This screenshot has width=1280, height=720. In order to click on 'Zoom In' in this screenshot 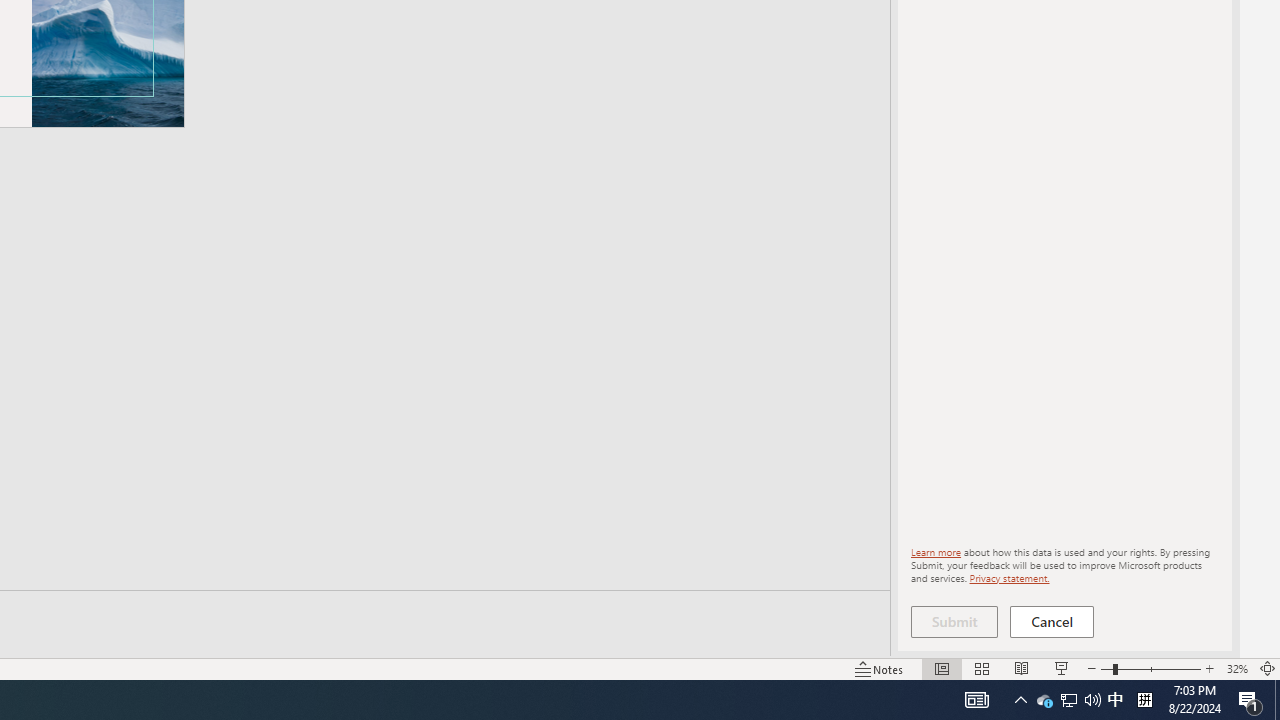, I will do `click(1208, 669)`.